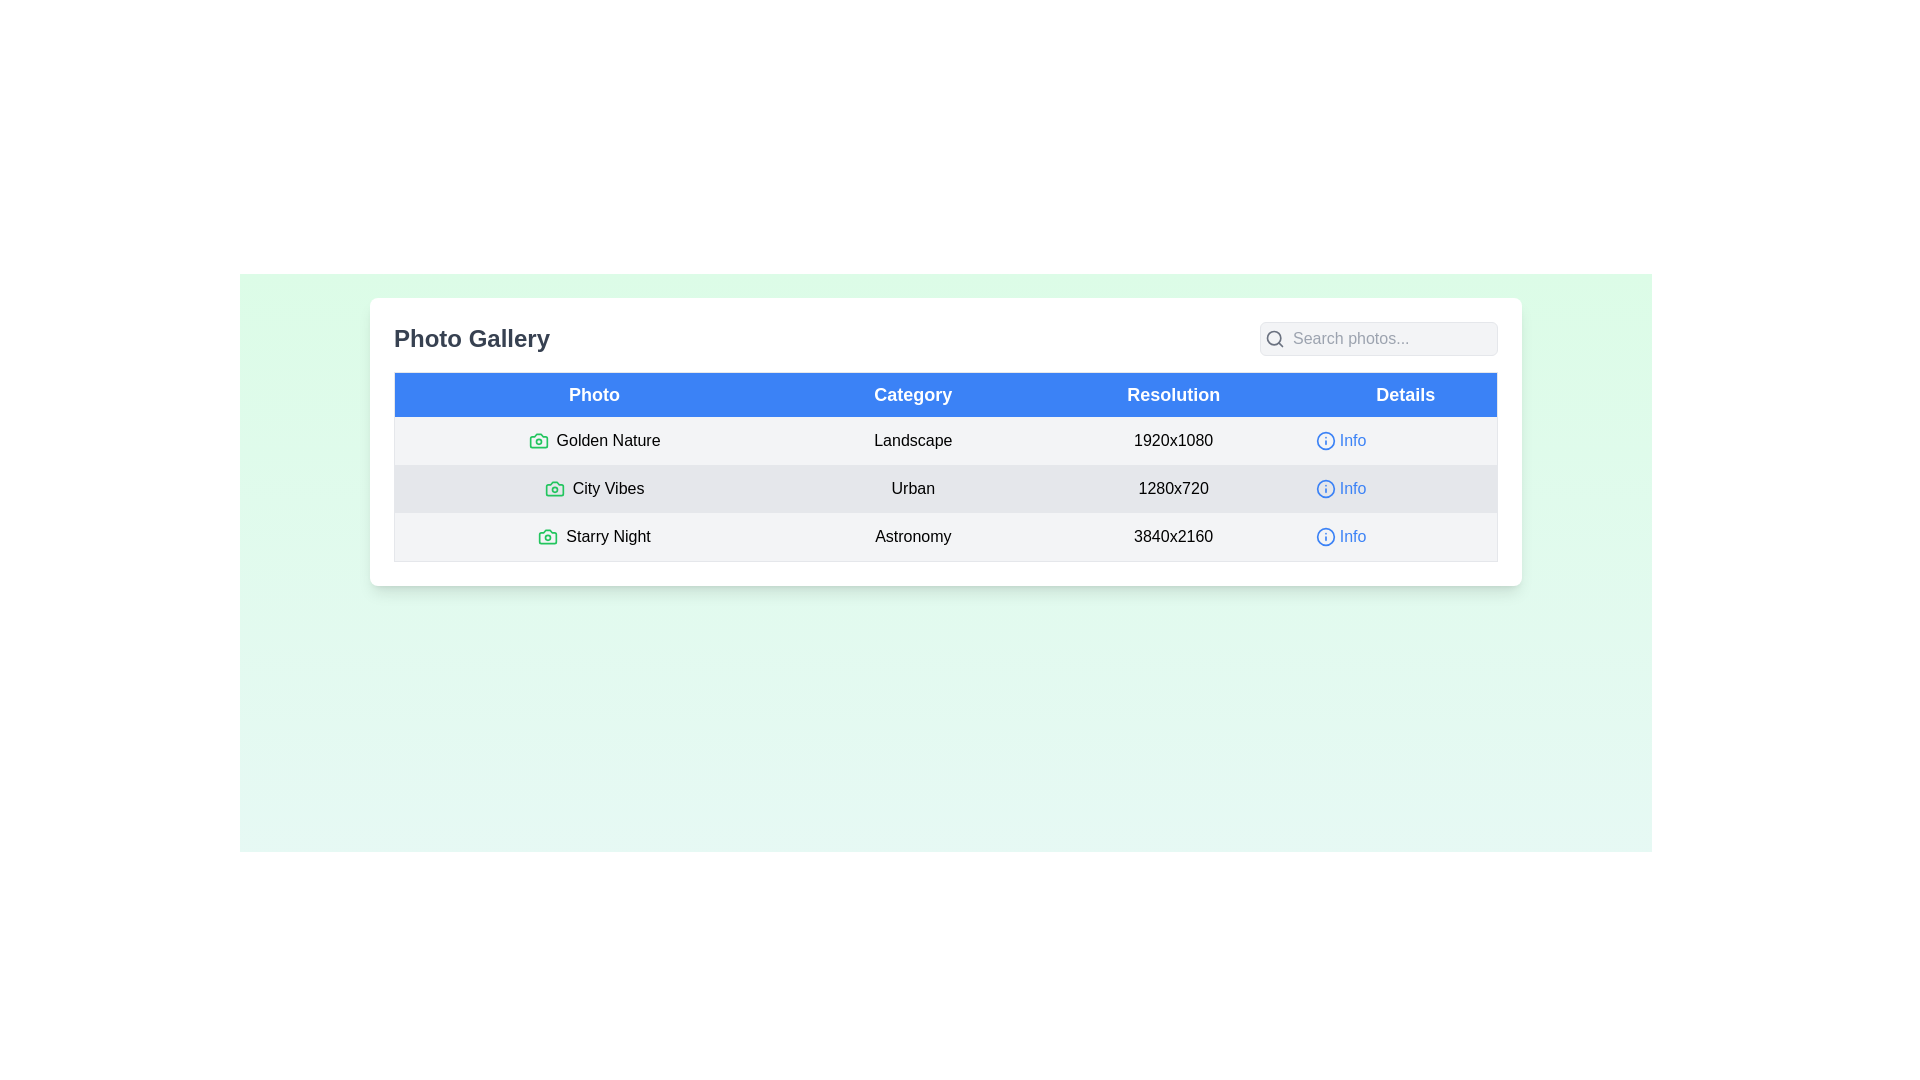  I want to click on the Column Header Label for the 'Category' column, which is the second tab from the left in a row of four tabs, centrally aligned above the photo categories table, so click(912, 394).